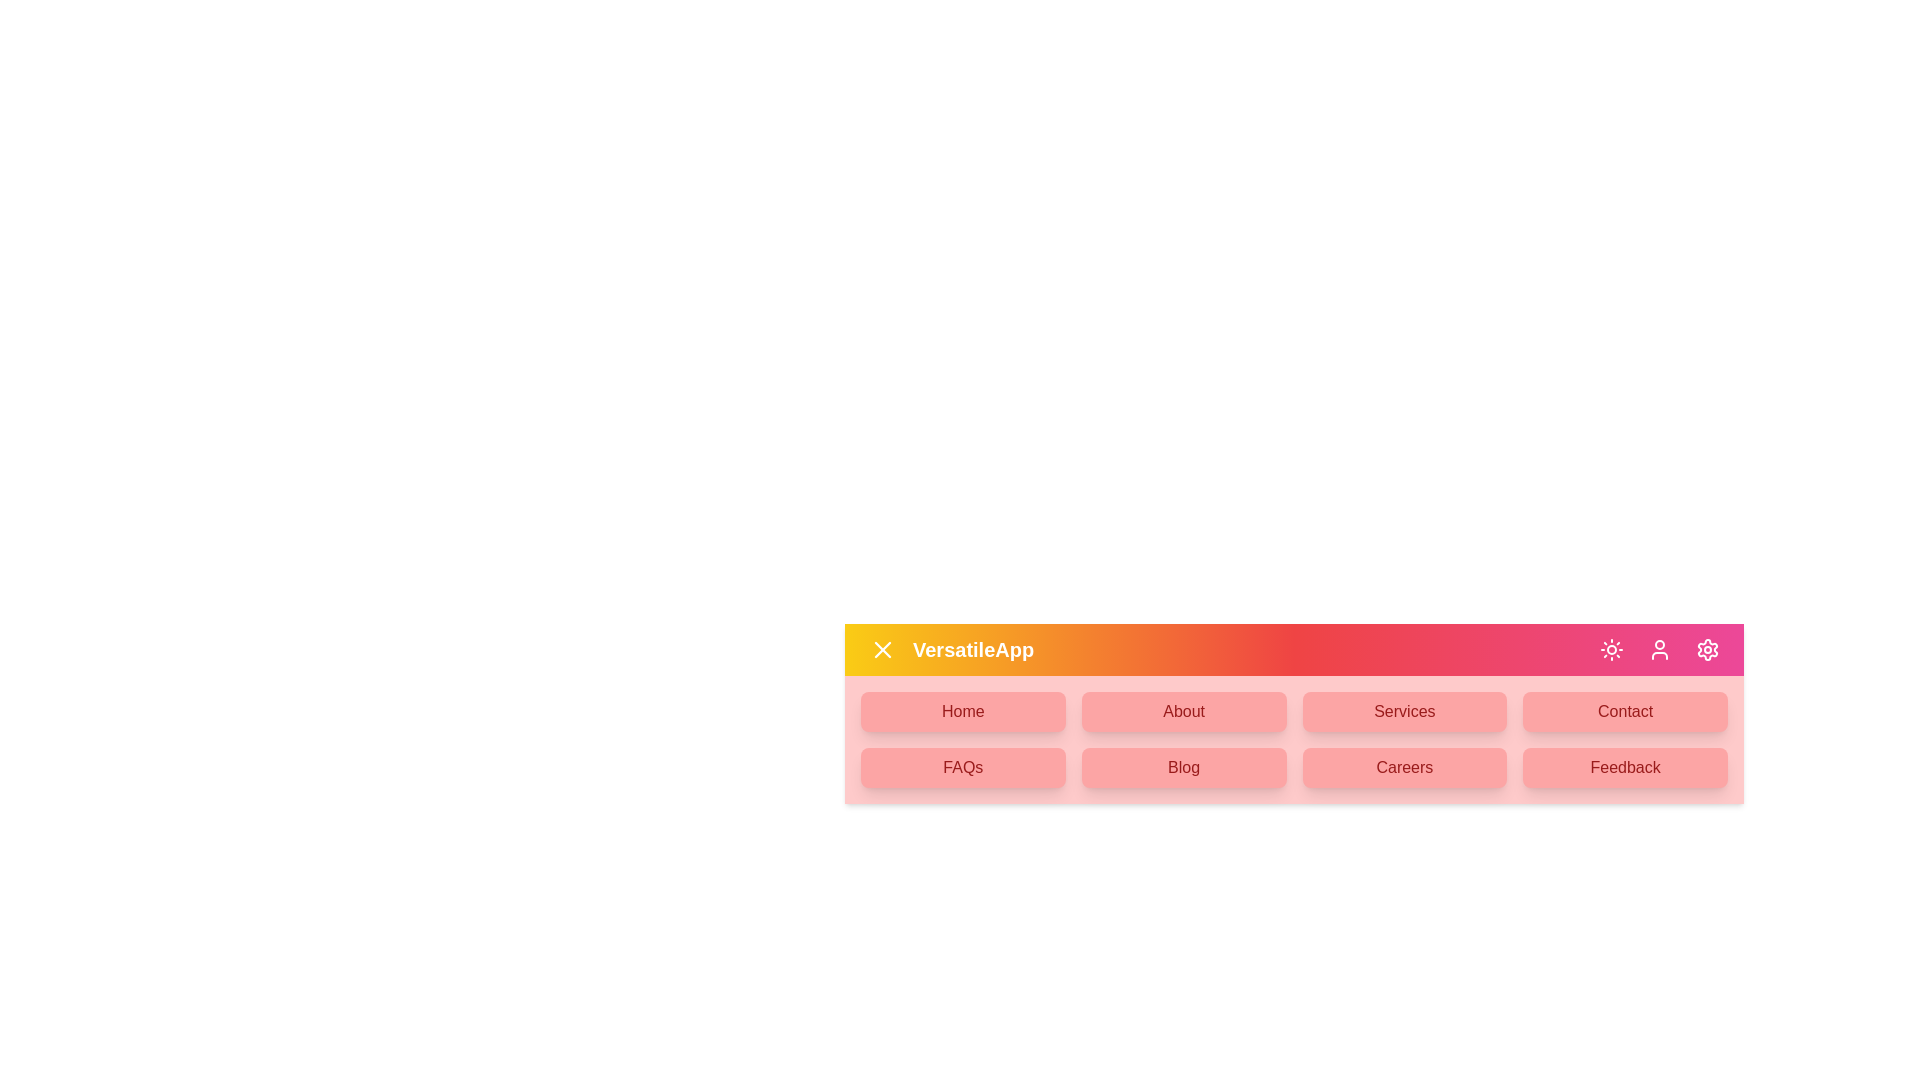 The image size is (1920, 1080). I want to click on the Settings icon on the right side of the app bar, so click(1707, 650).